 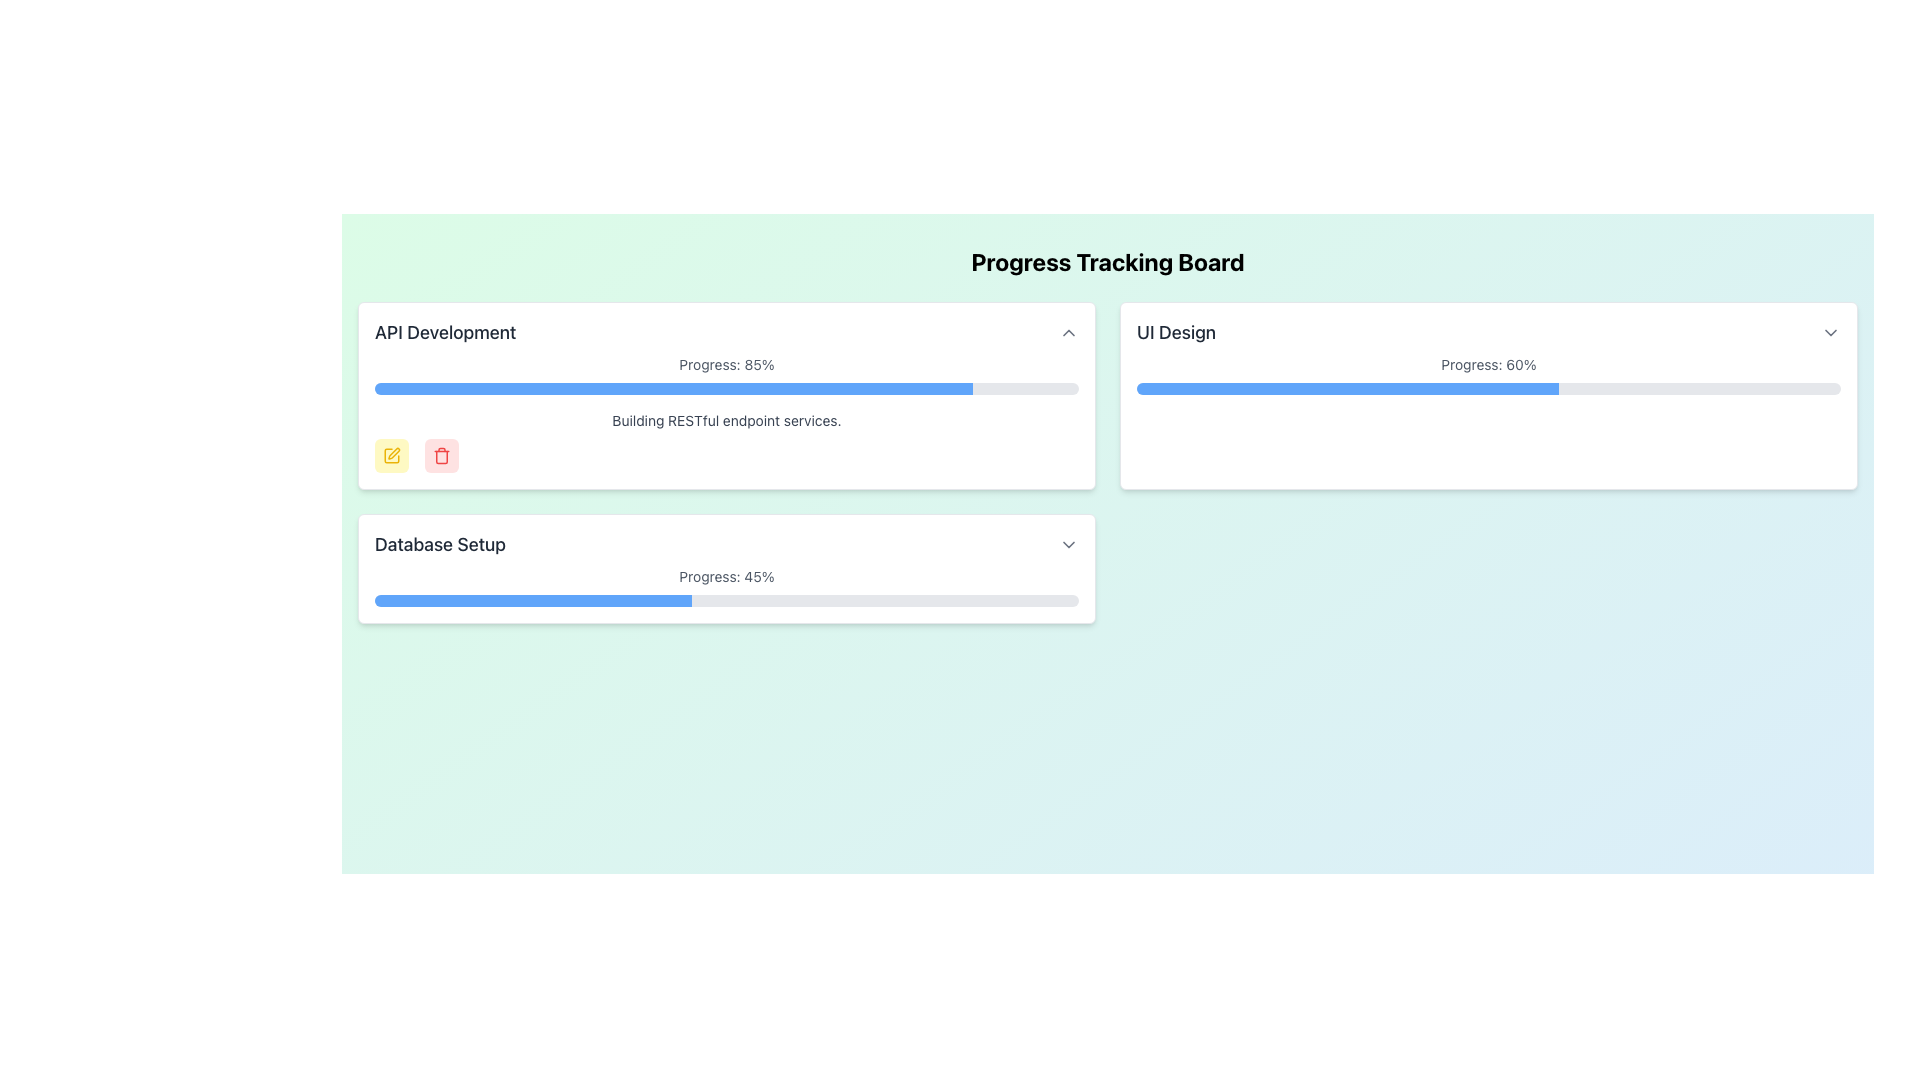 I want to click on the progress bar indicating 45% progression located under the title 'Database Setup', so click(x=725, y=600).